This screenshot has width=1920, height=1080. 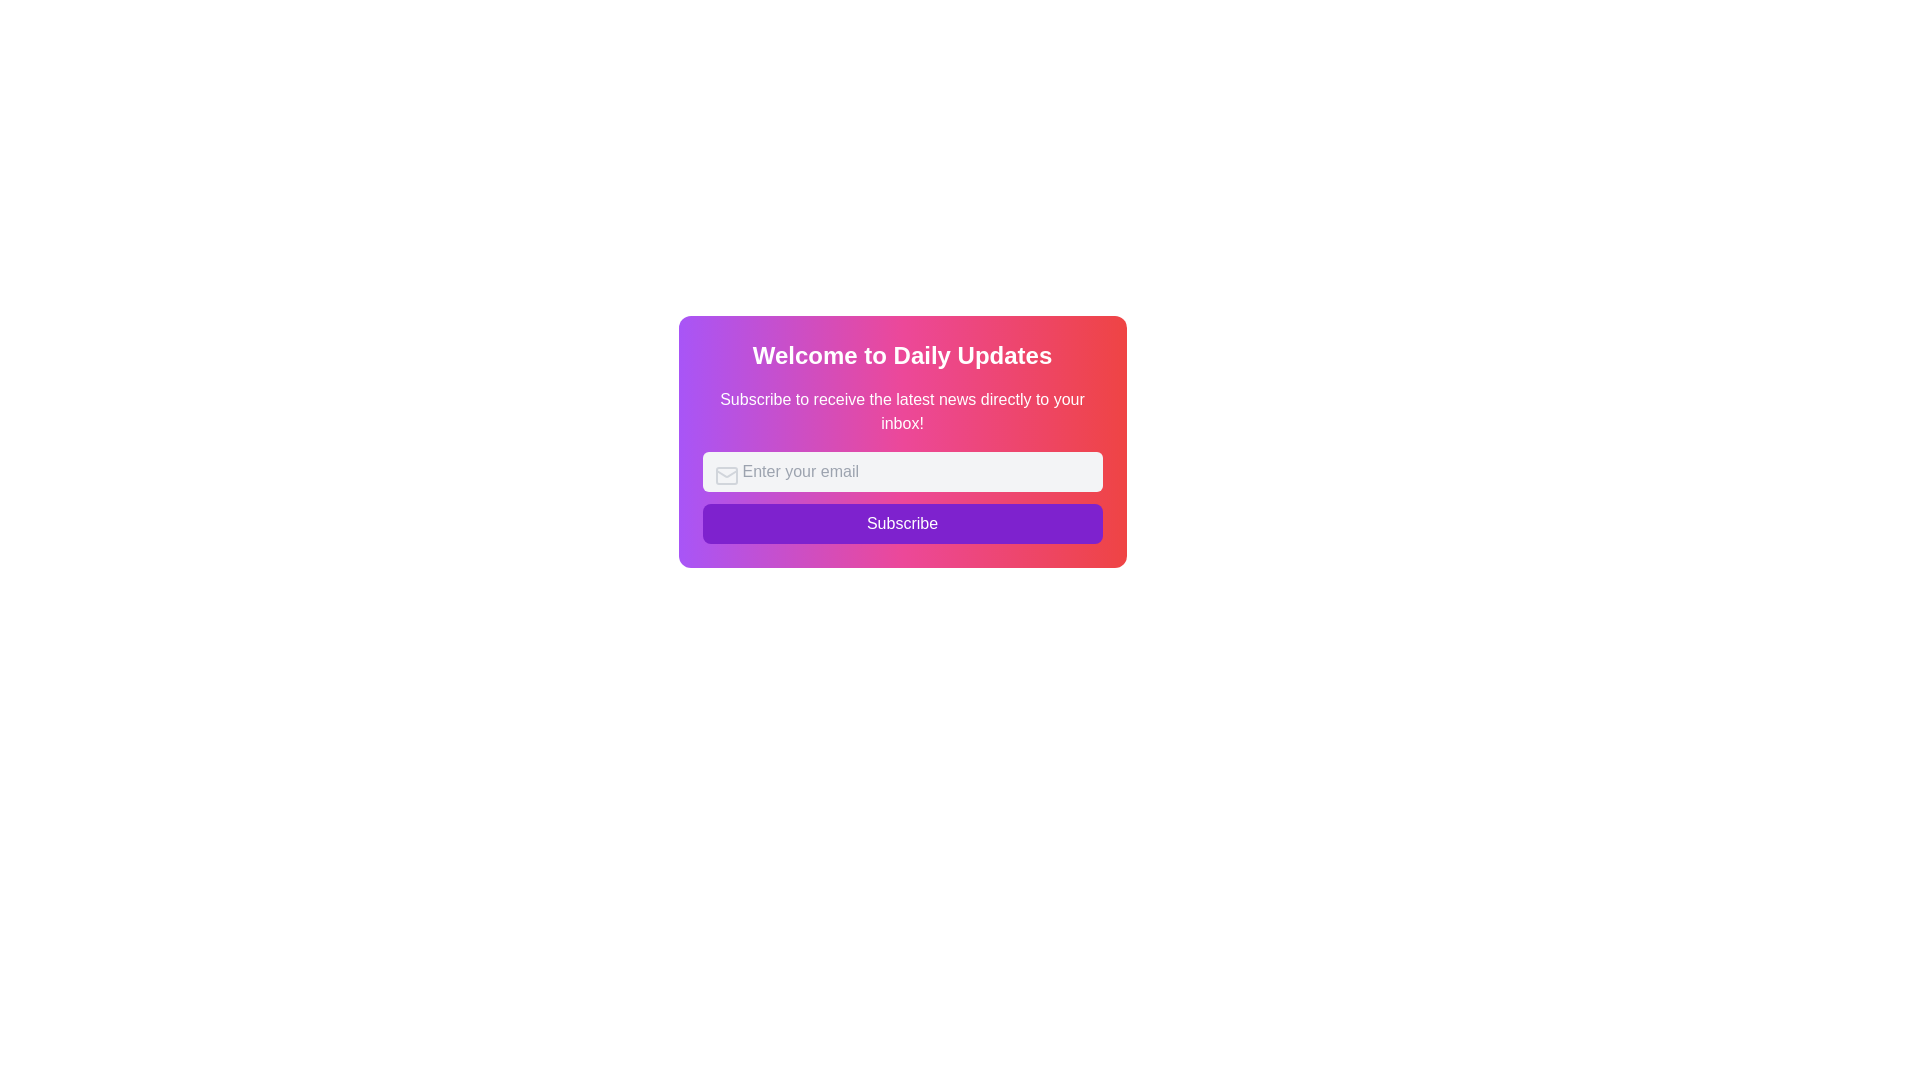 I want to click on the SVG envelope icon located within the email input box, which has a white background and smooth rounded edges, positioned towards the left side of the input field, so click(x=725, y=475).